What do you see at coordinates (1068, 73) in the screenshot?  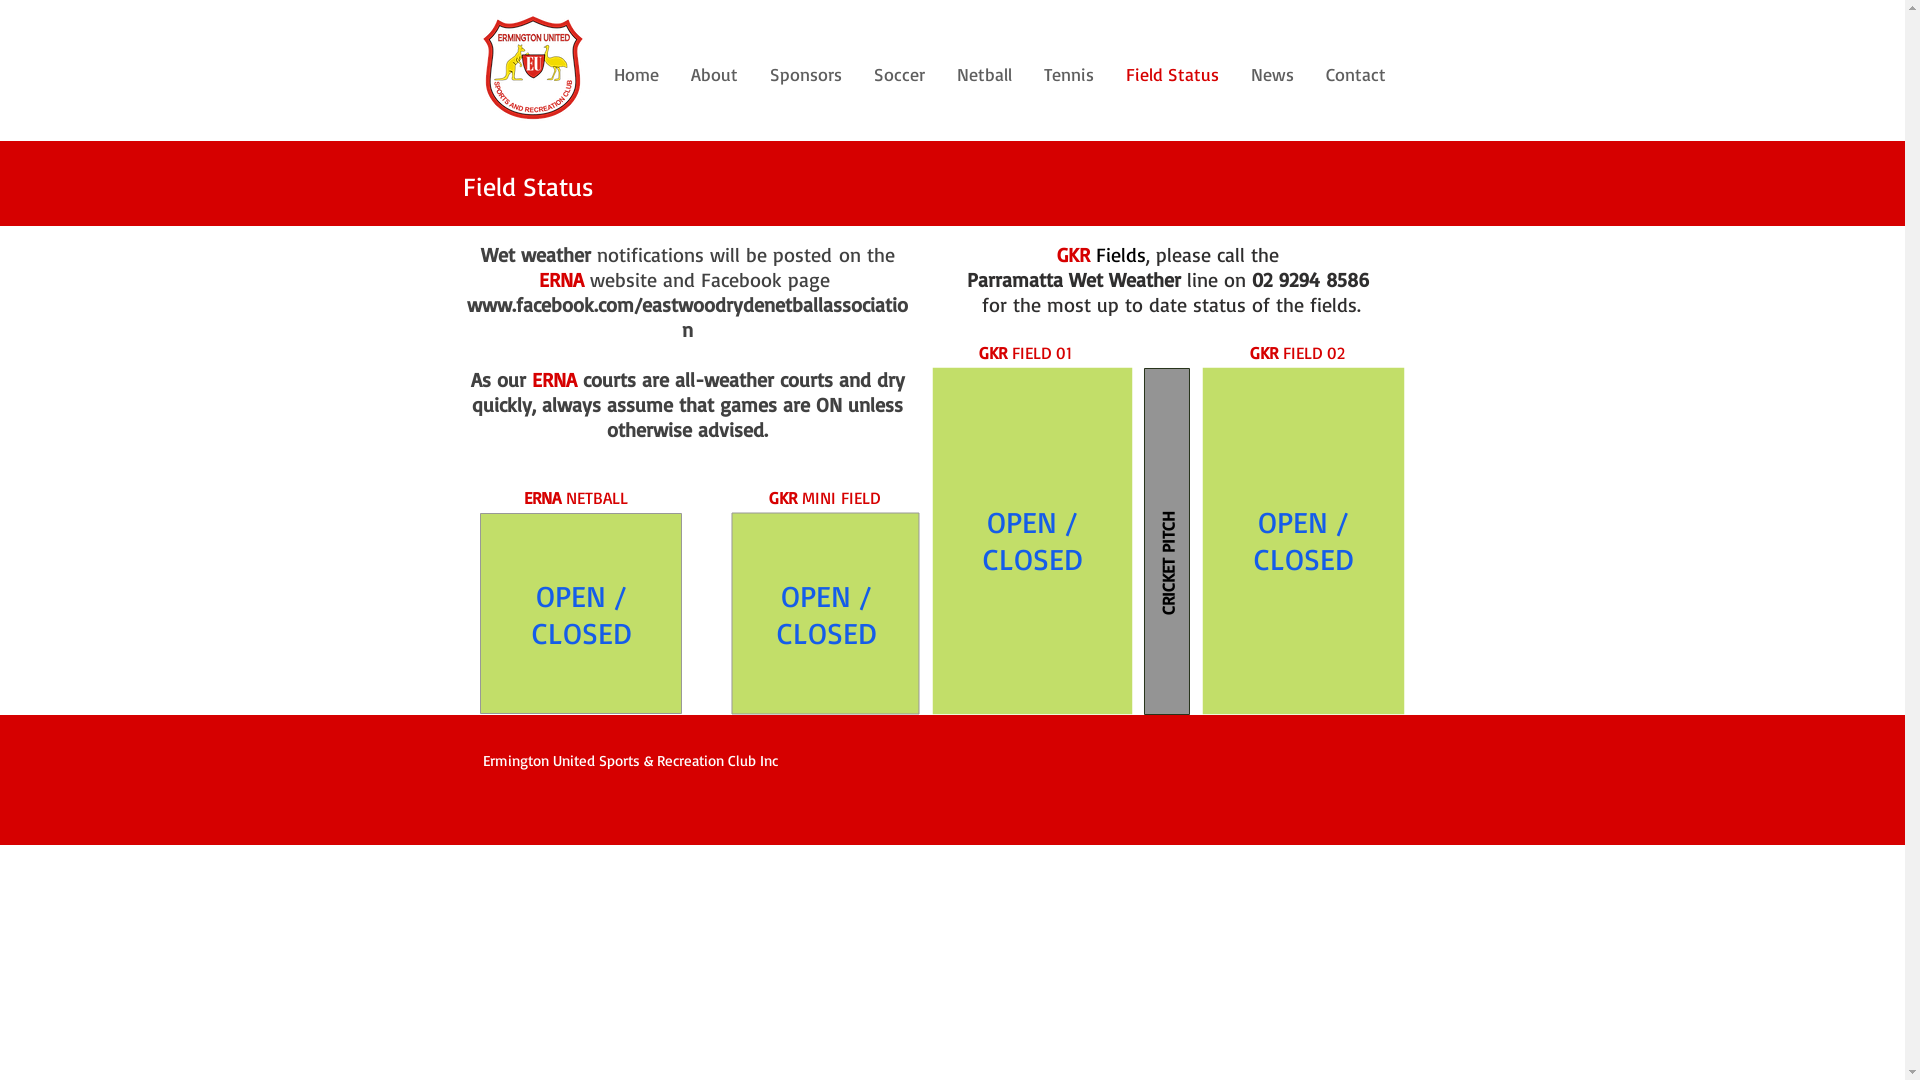 I see `'Tennis'` at bounding box center [1068, 73].